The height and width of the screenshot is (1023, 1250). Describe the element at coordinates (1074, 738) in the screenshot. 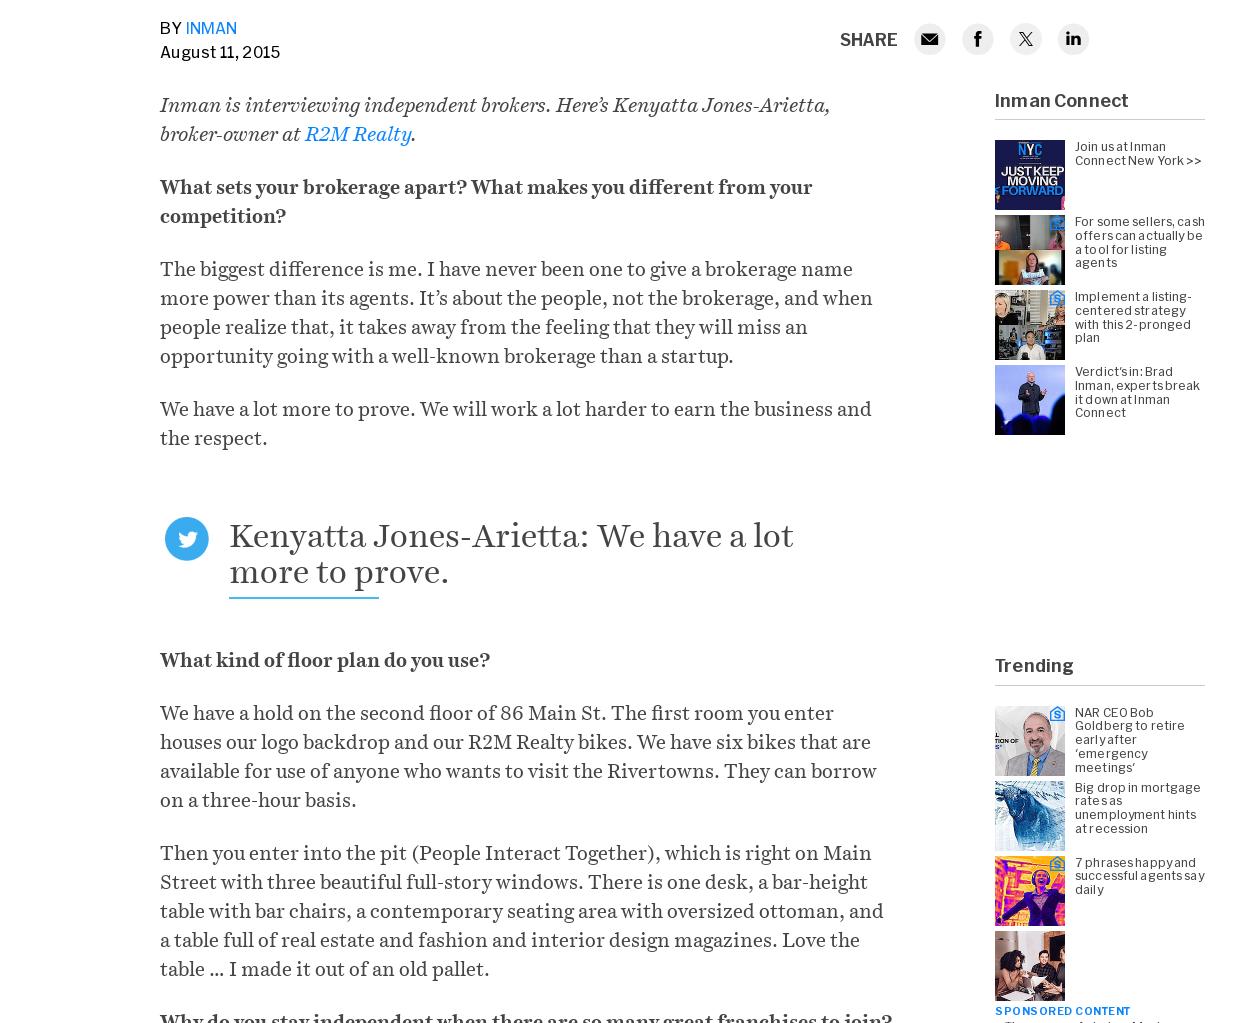

I see `'NAR CEO Bob Goldberg to retire early after 'emergency meetings''` at that location.